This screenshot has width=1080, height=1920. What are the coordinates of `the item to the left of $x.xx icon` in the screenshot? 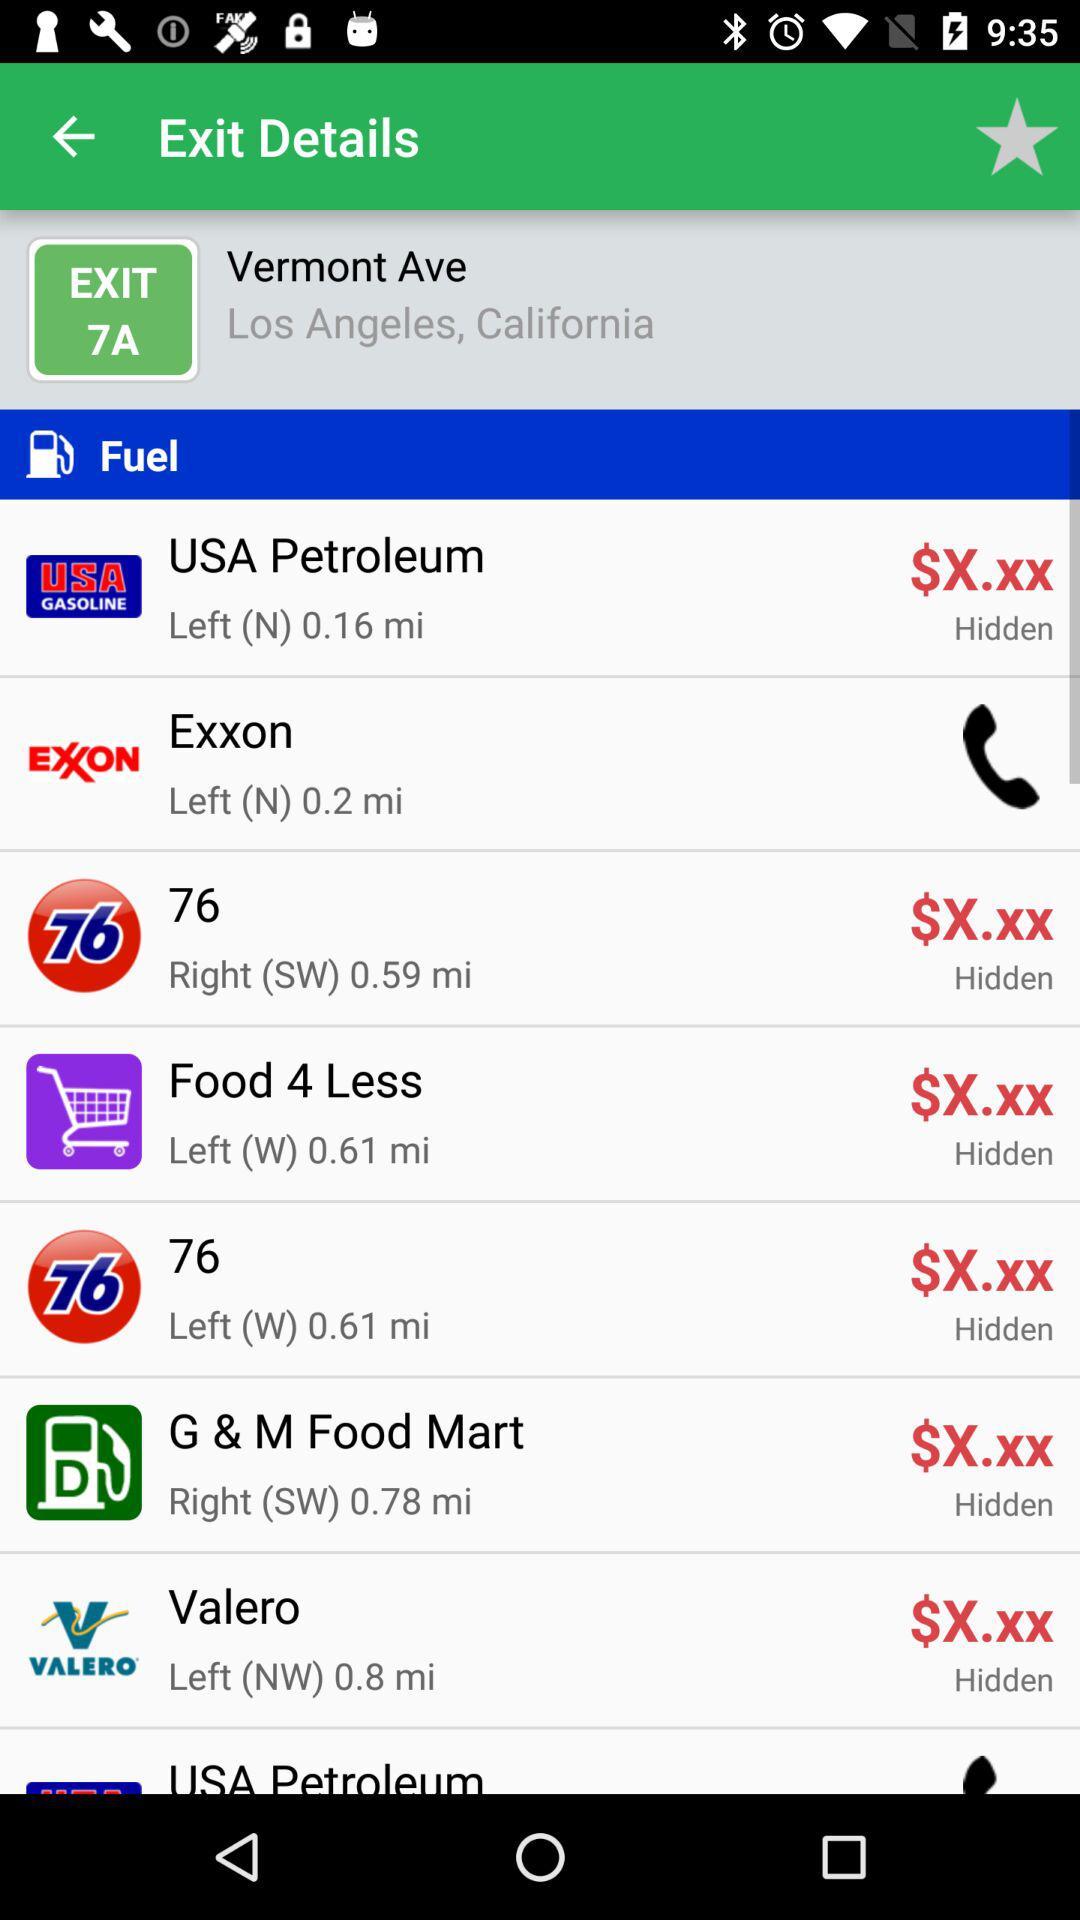 It's located at (524, 1618).